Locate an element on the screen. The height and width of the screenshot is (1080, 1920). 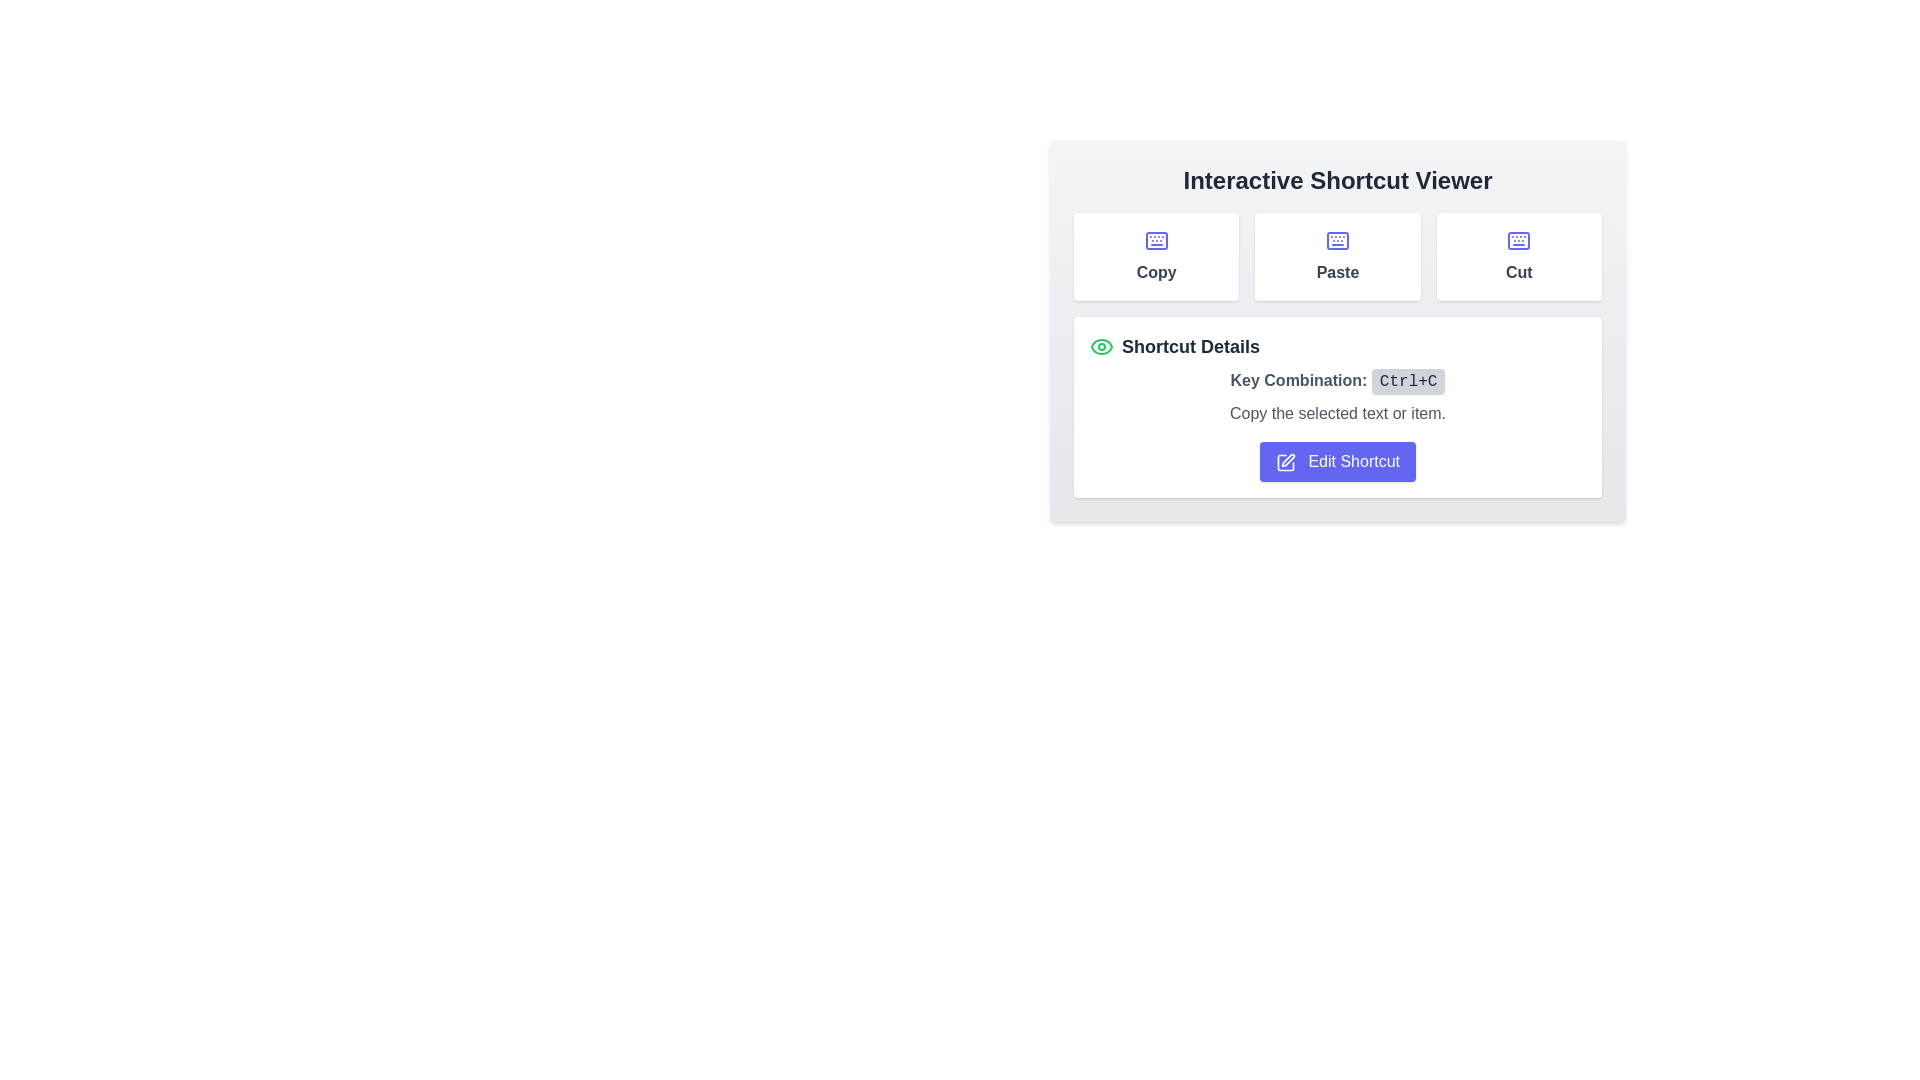
the 'Cut' text label, which represents the 'Cut' action in the interactive shortcut viewer tool, positioned as the third item in a horizontal list of options is located at coordinates (1519, 273).